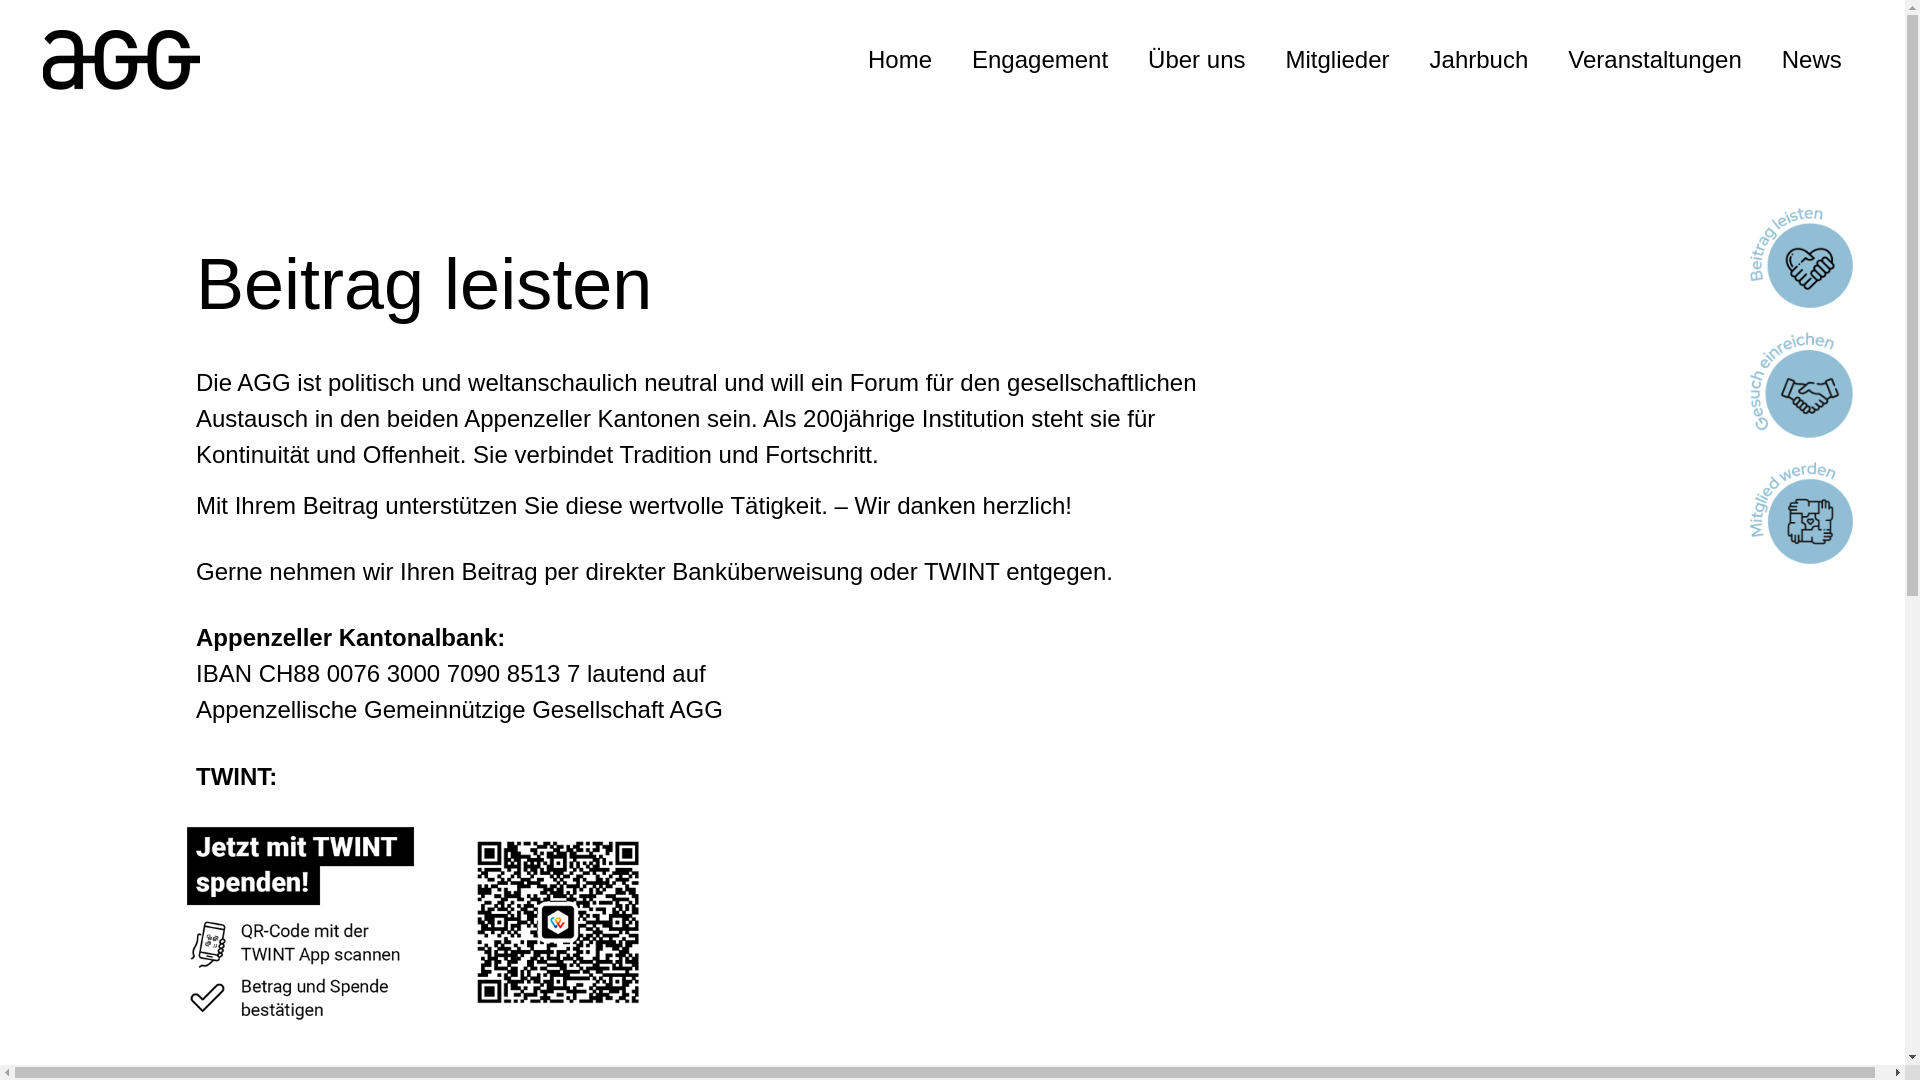  I want to click on 'Veranstaltungen', so click(1654, 59).